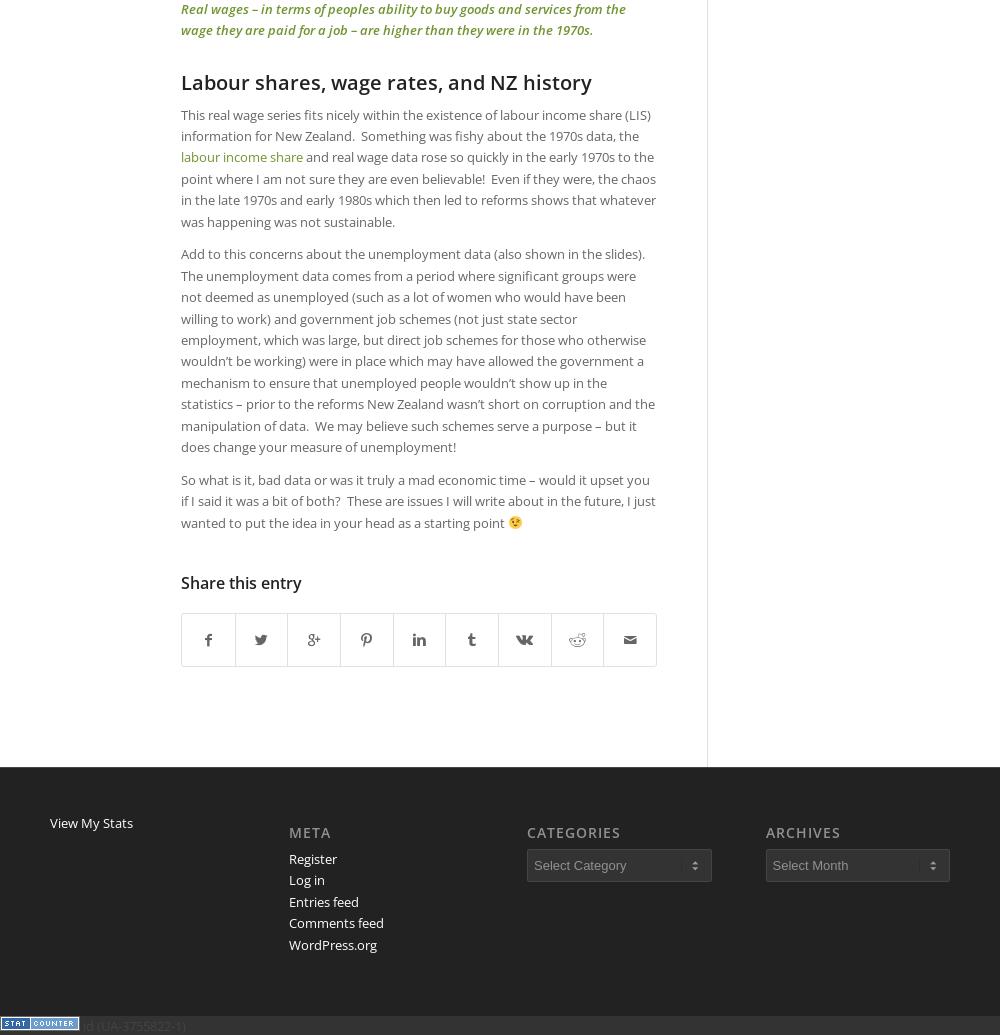 This screenshot has height=1035, width=1000. What do you see at coordinates (386, 81) in the screenshot?
I see `'Labour shares, wage rates, and NZ history'` at bounding box center [386, 81].